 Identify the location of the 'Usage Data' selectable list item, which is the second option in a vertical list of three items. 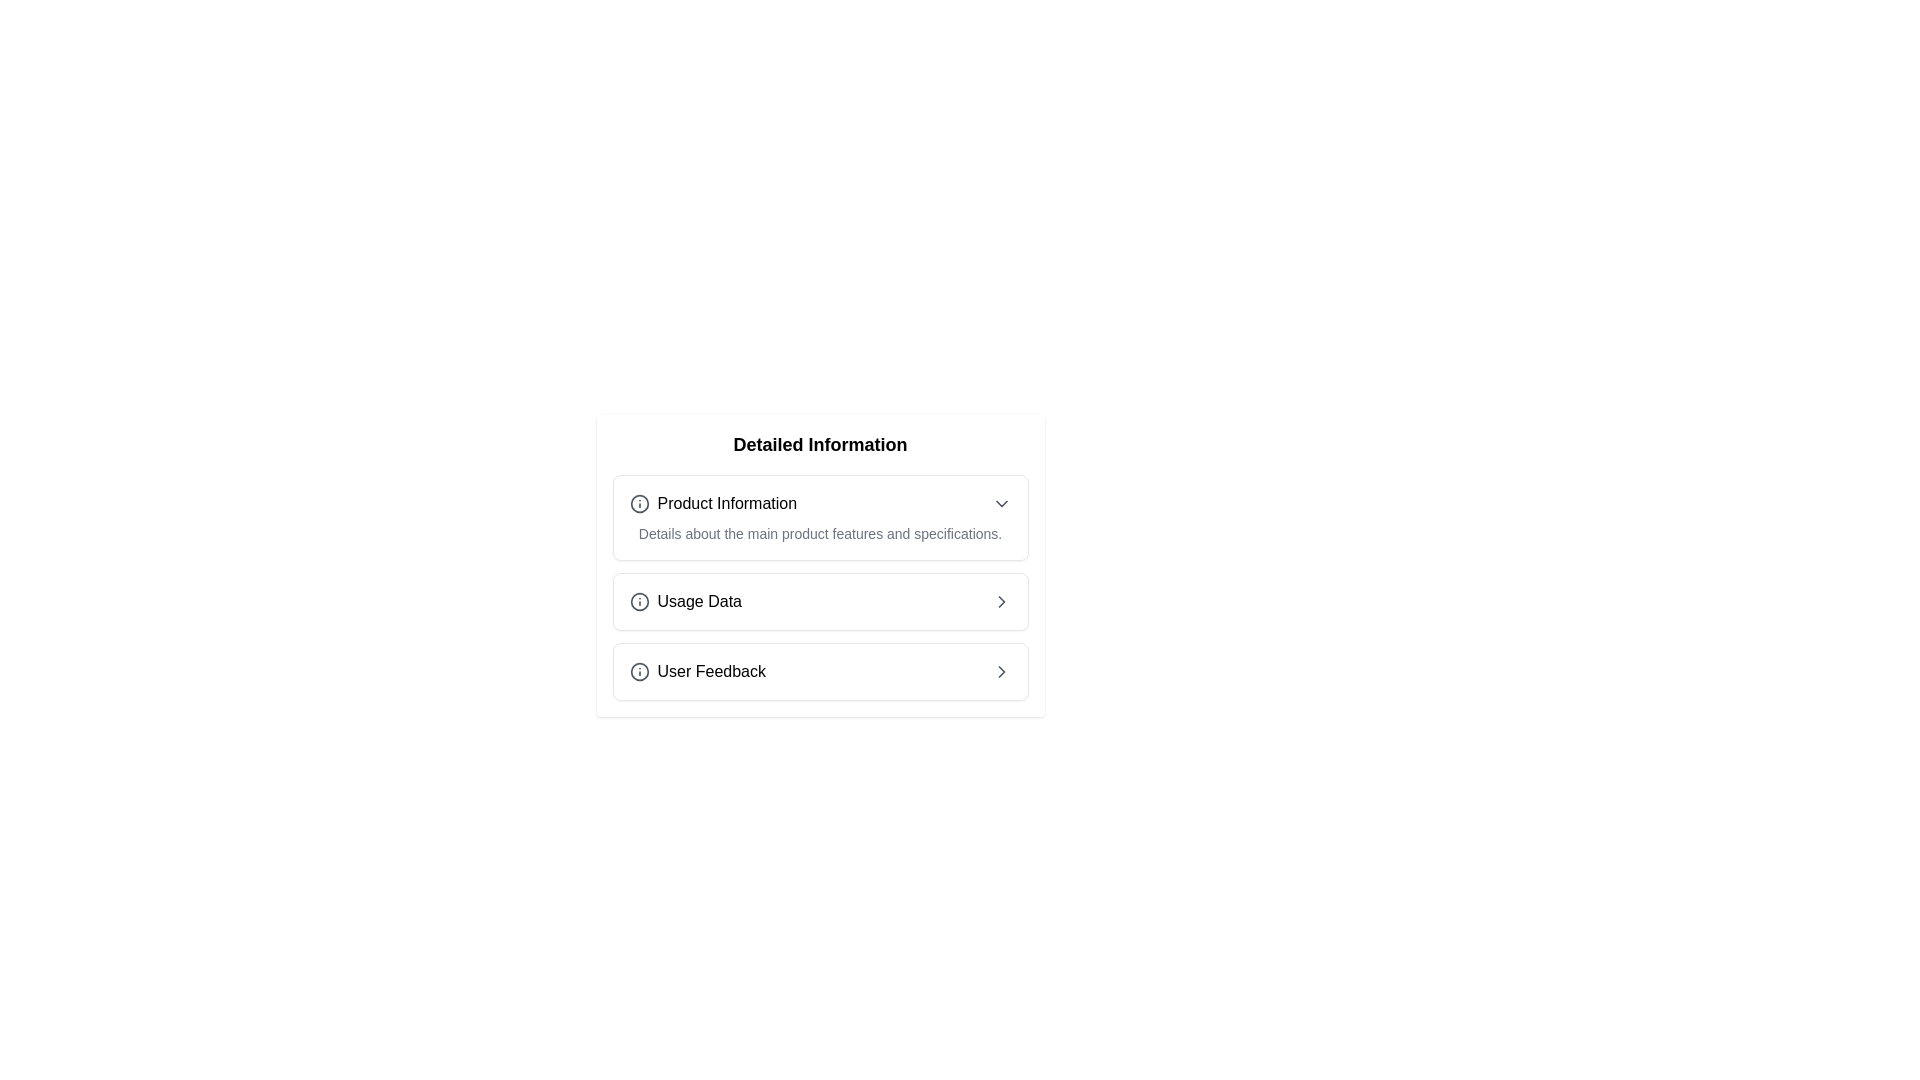
(820, 600).